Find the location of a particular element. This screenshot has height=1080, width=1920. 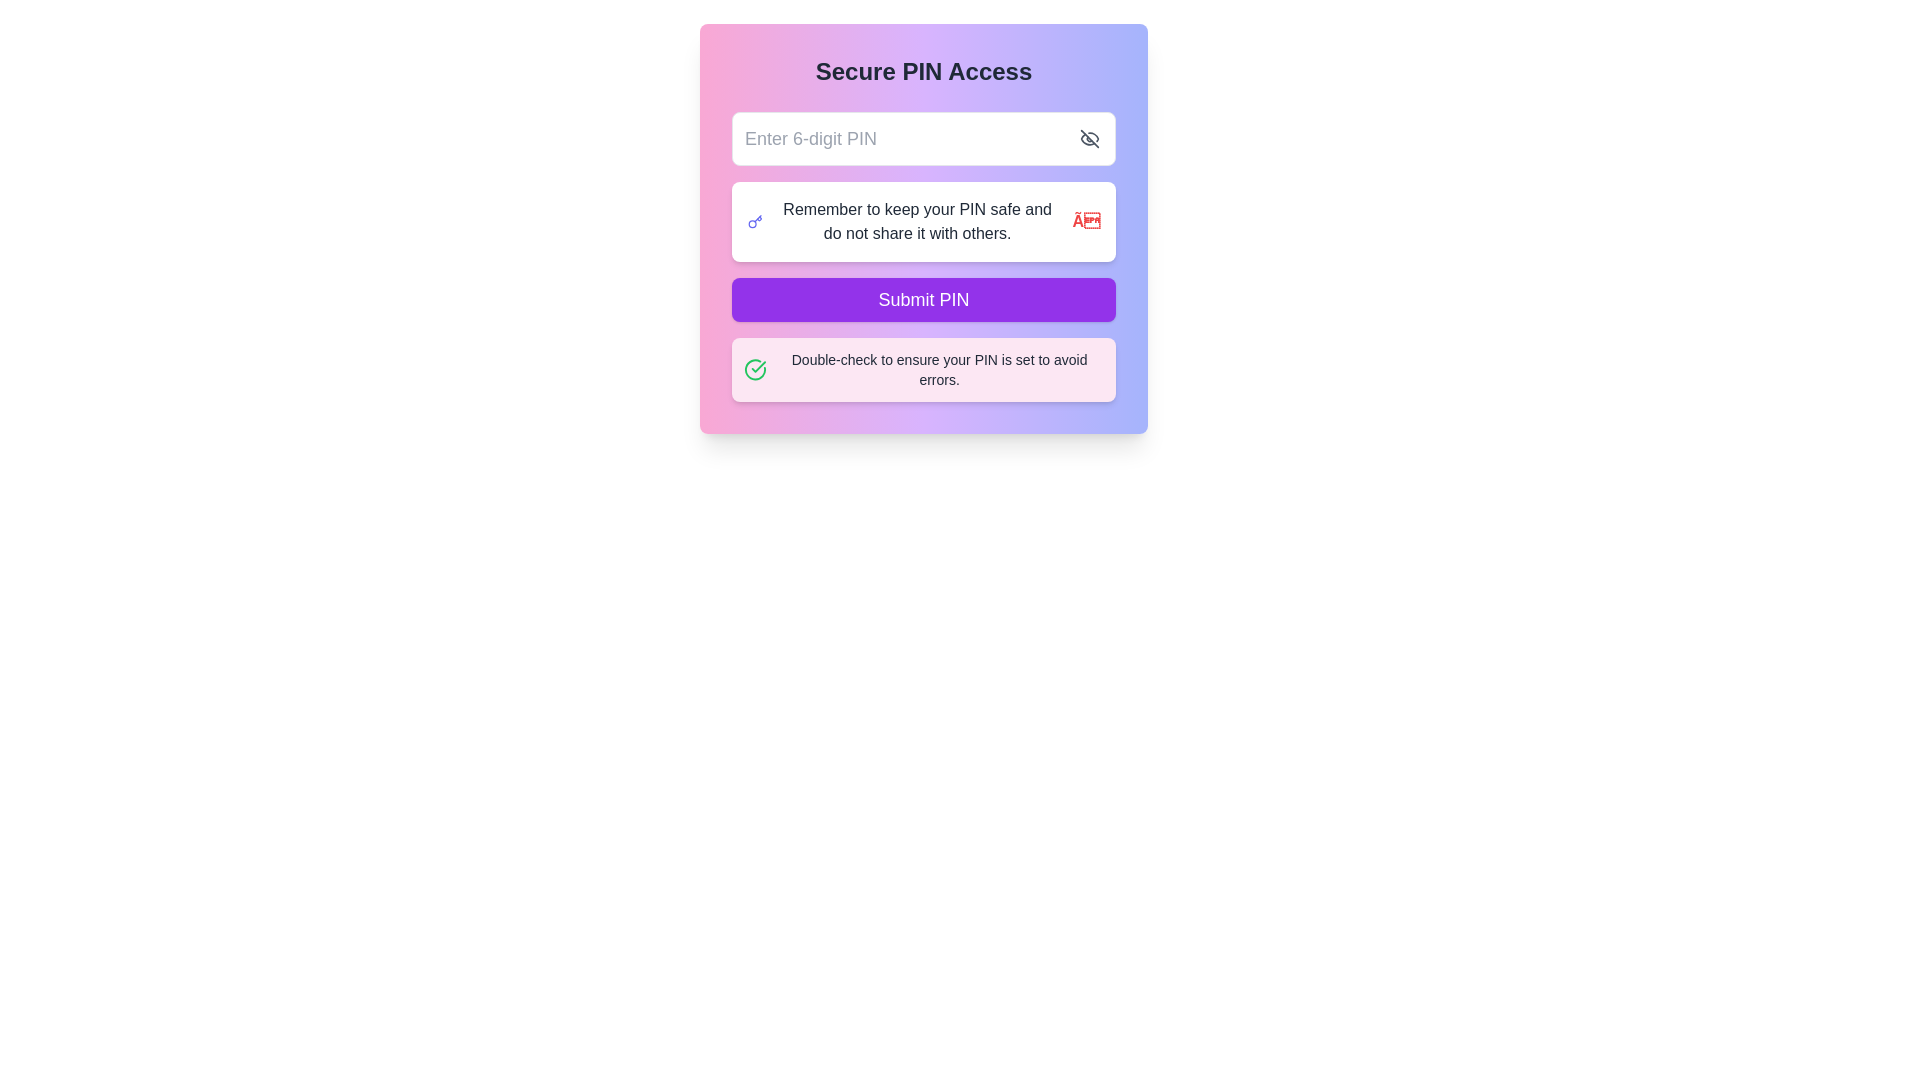

text of the Heading element that serves as a title for the secure PIN access card, located at the top center of the card is located at coordinates (923, 71).